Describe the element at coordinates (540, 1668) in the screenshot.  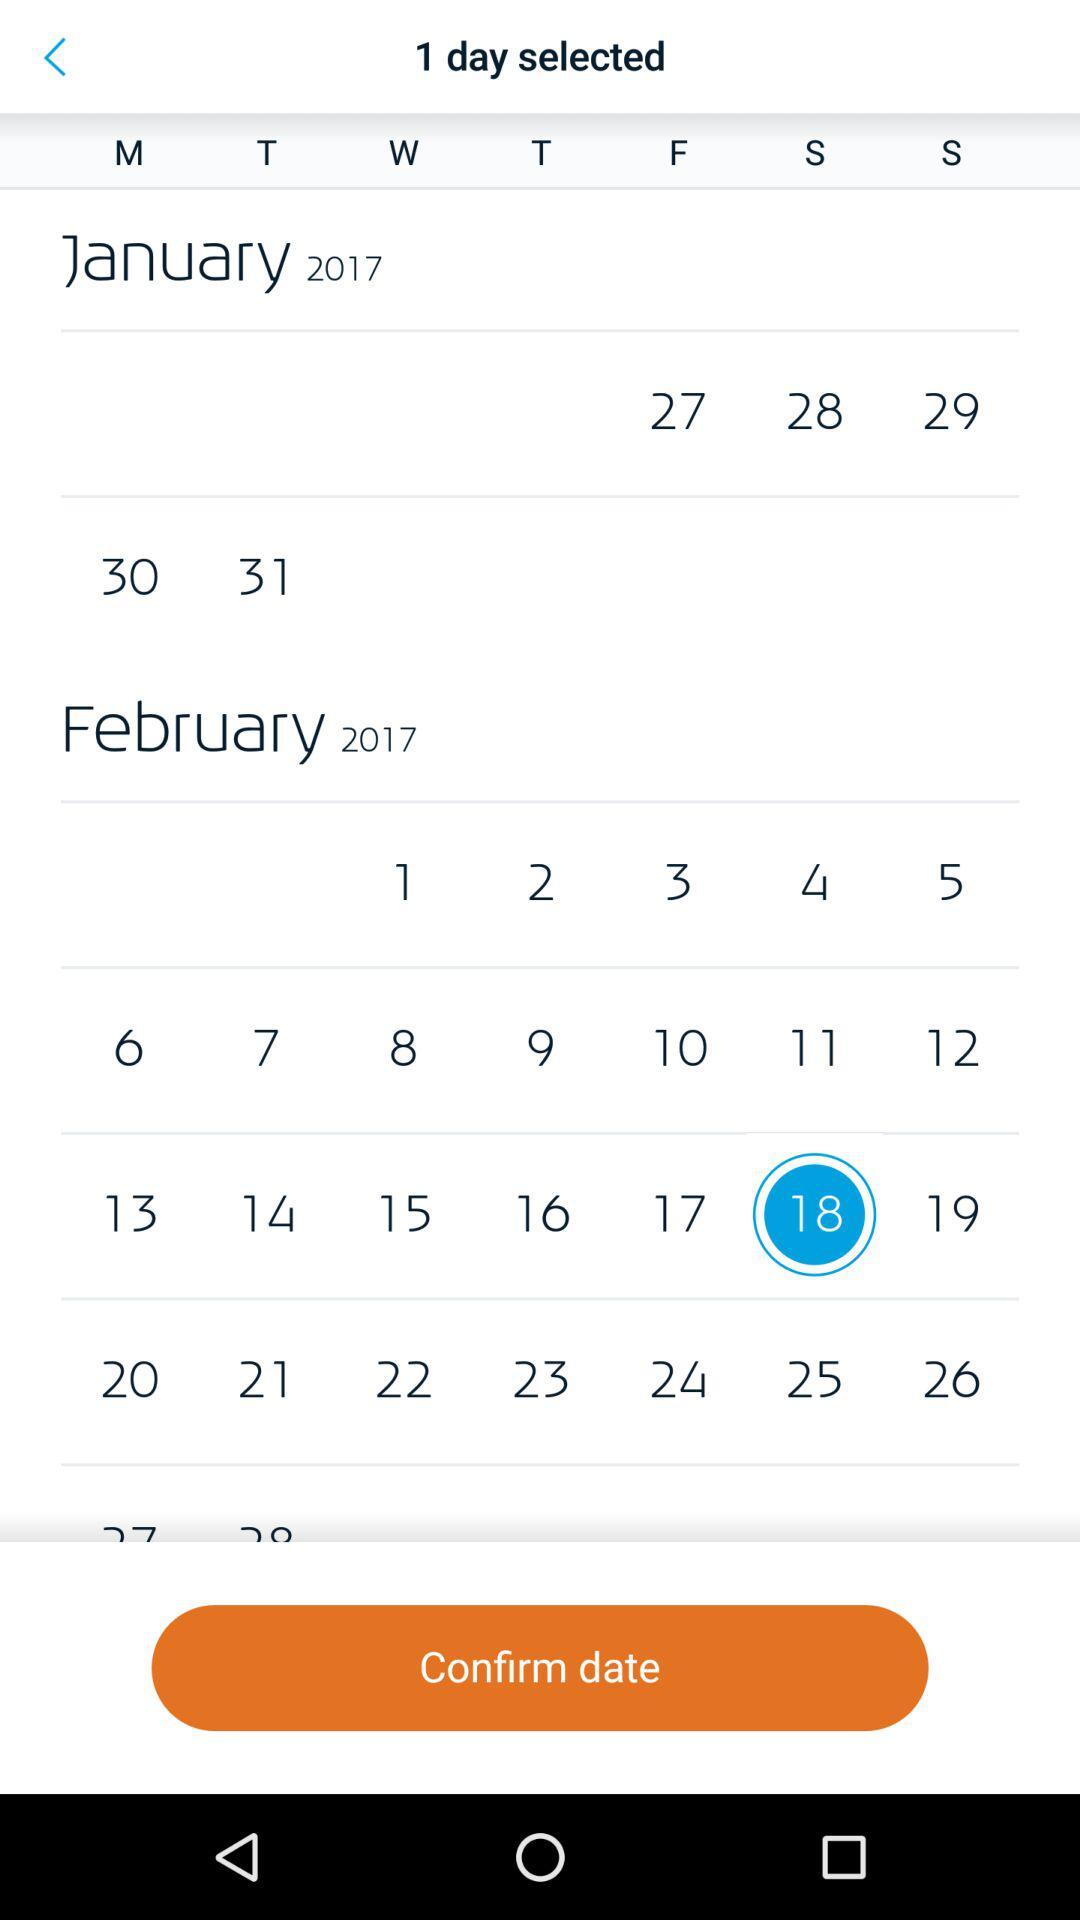
I see `the icon below the 27` at that location.